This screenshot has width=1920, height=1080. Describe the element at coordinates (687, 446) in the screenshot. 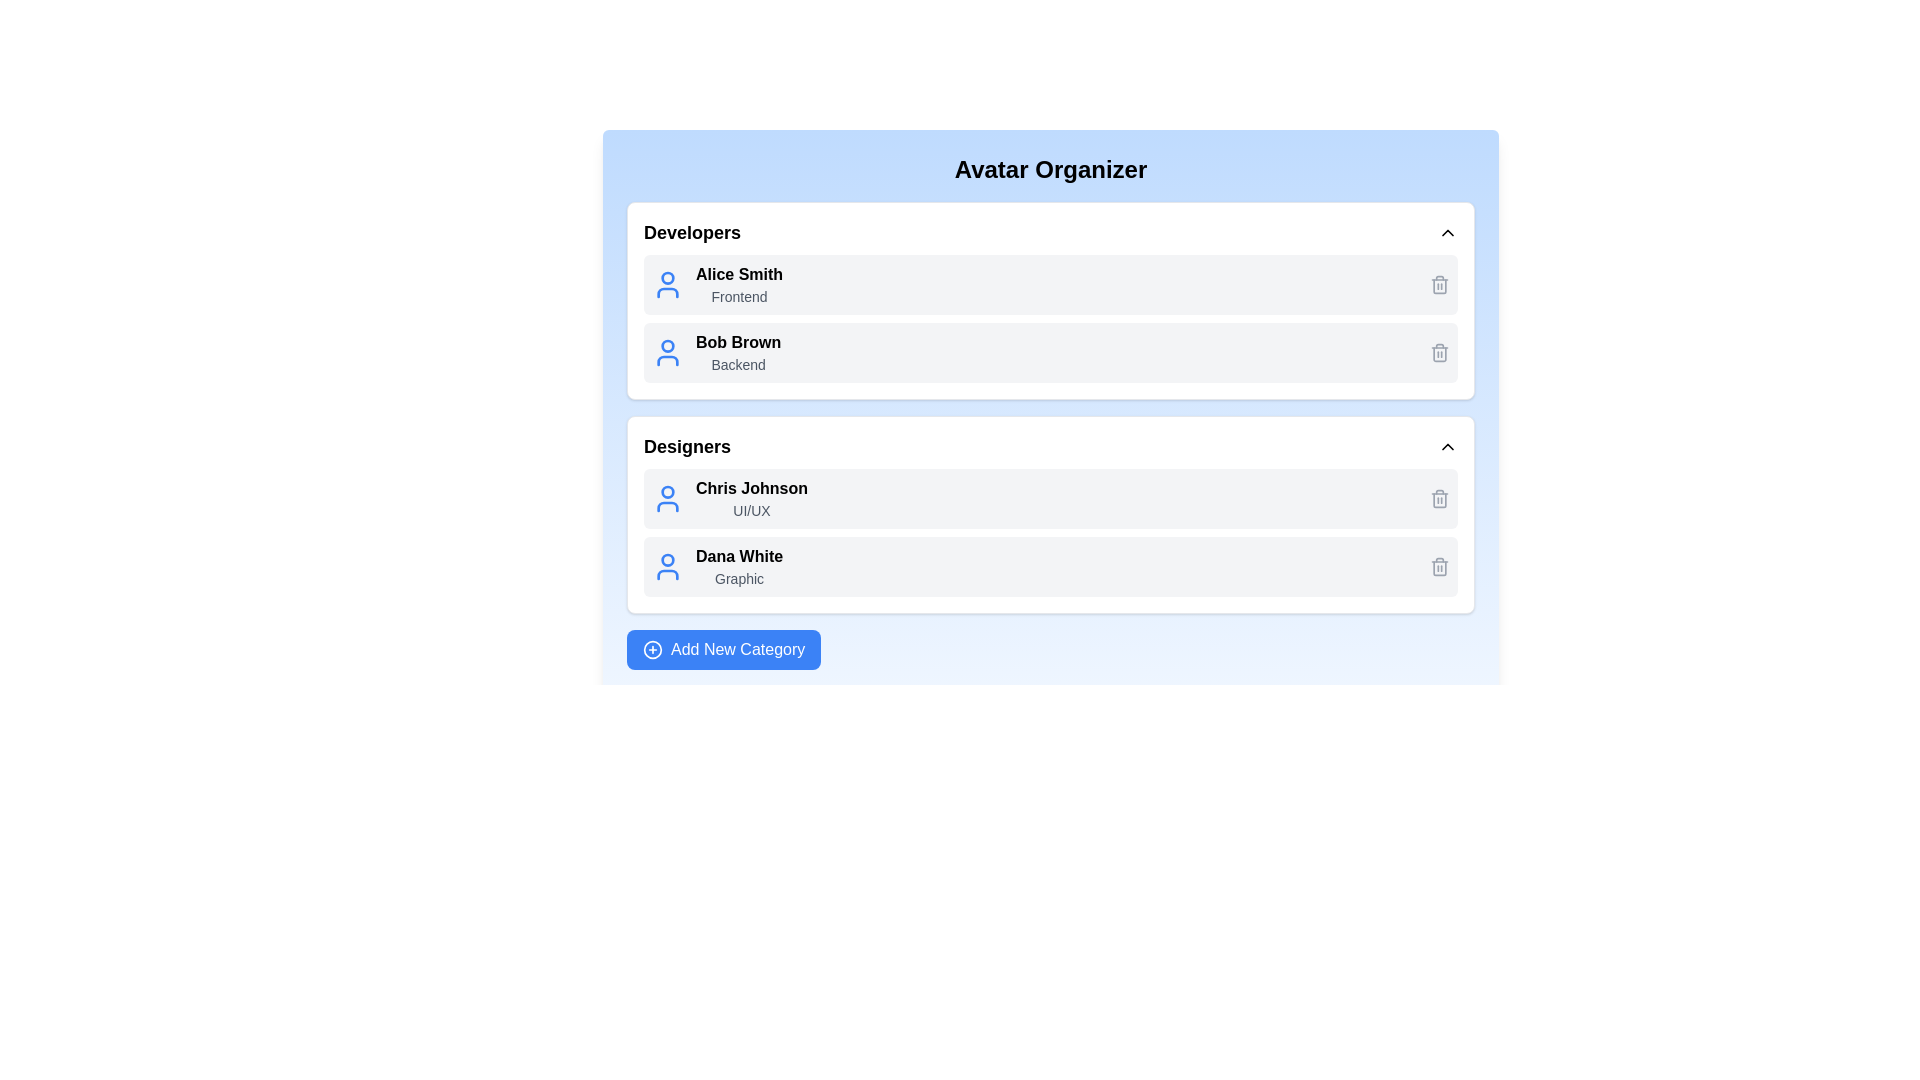

I see `the 'Designers' category header text label, which identifies content about individuals in the Designers category` at that location.